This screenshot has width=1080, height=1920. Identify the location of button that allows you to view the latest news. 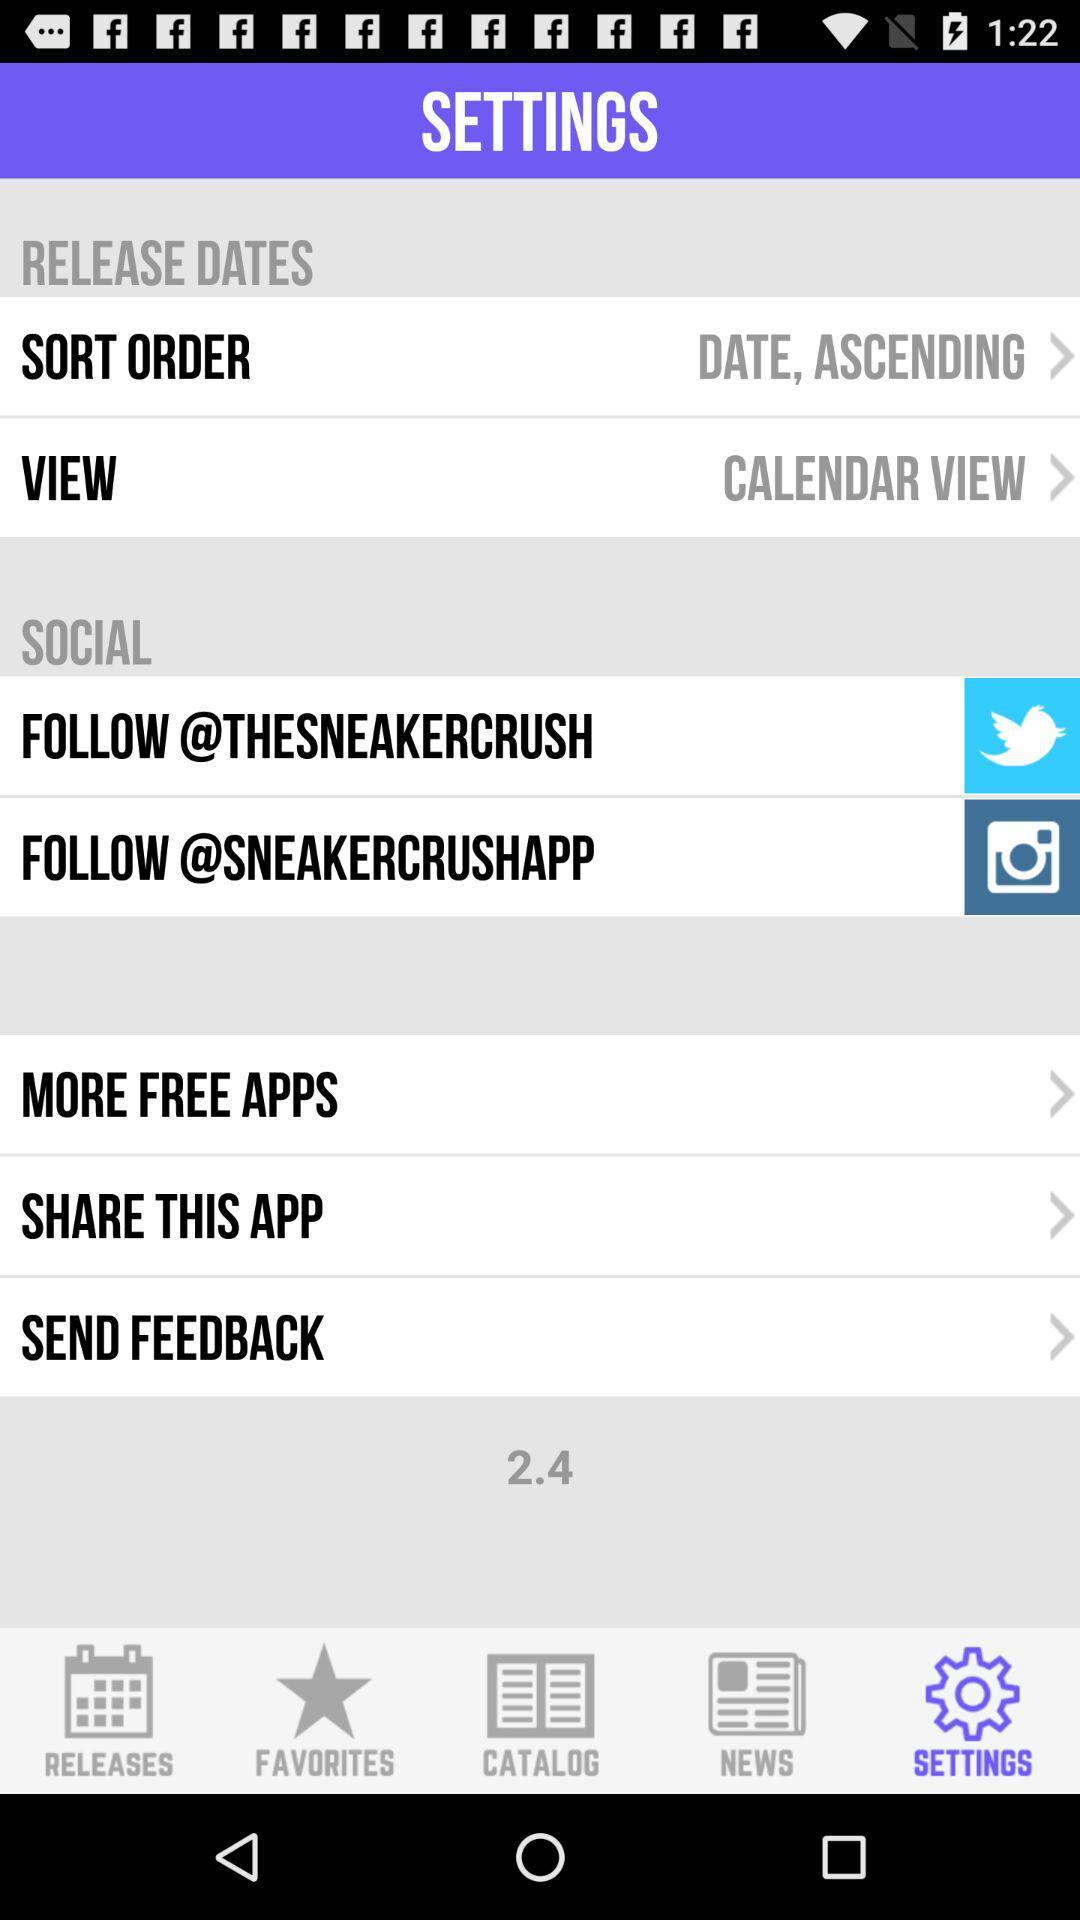
(756, 1710).